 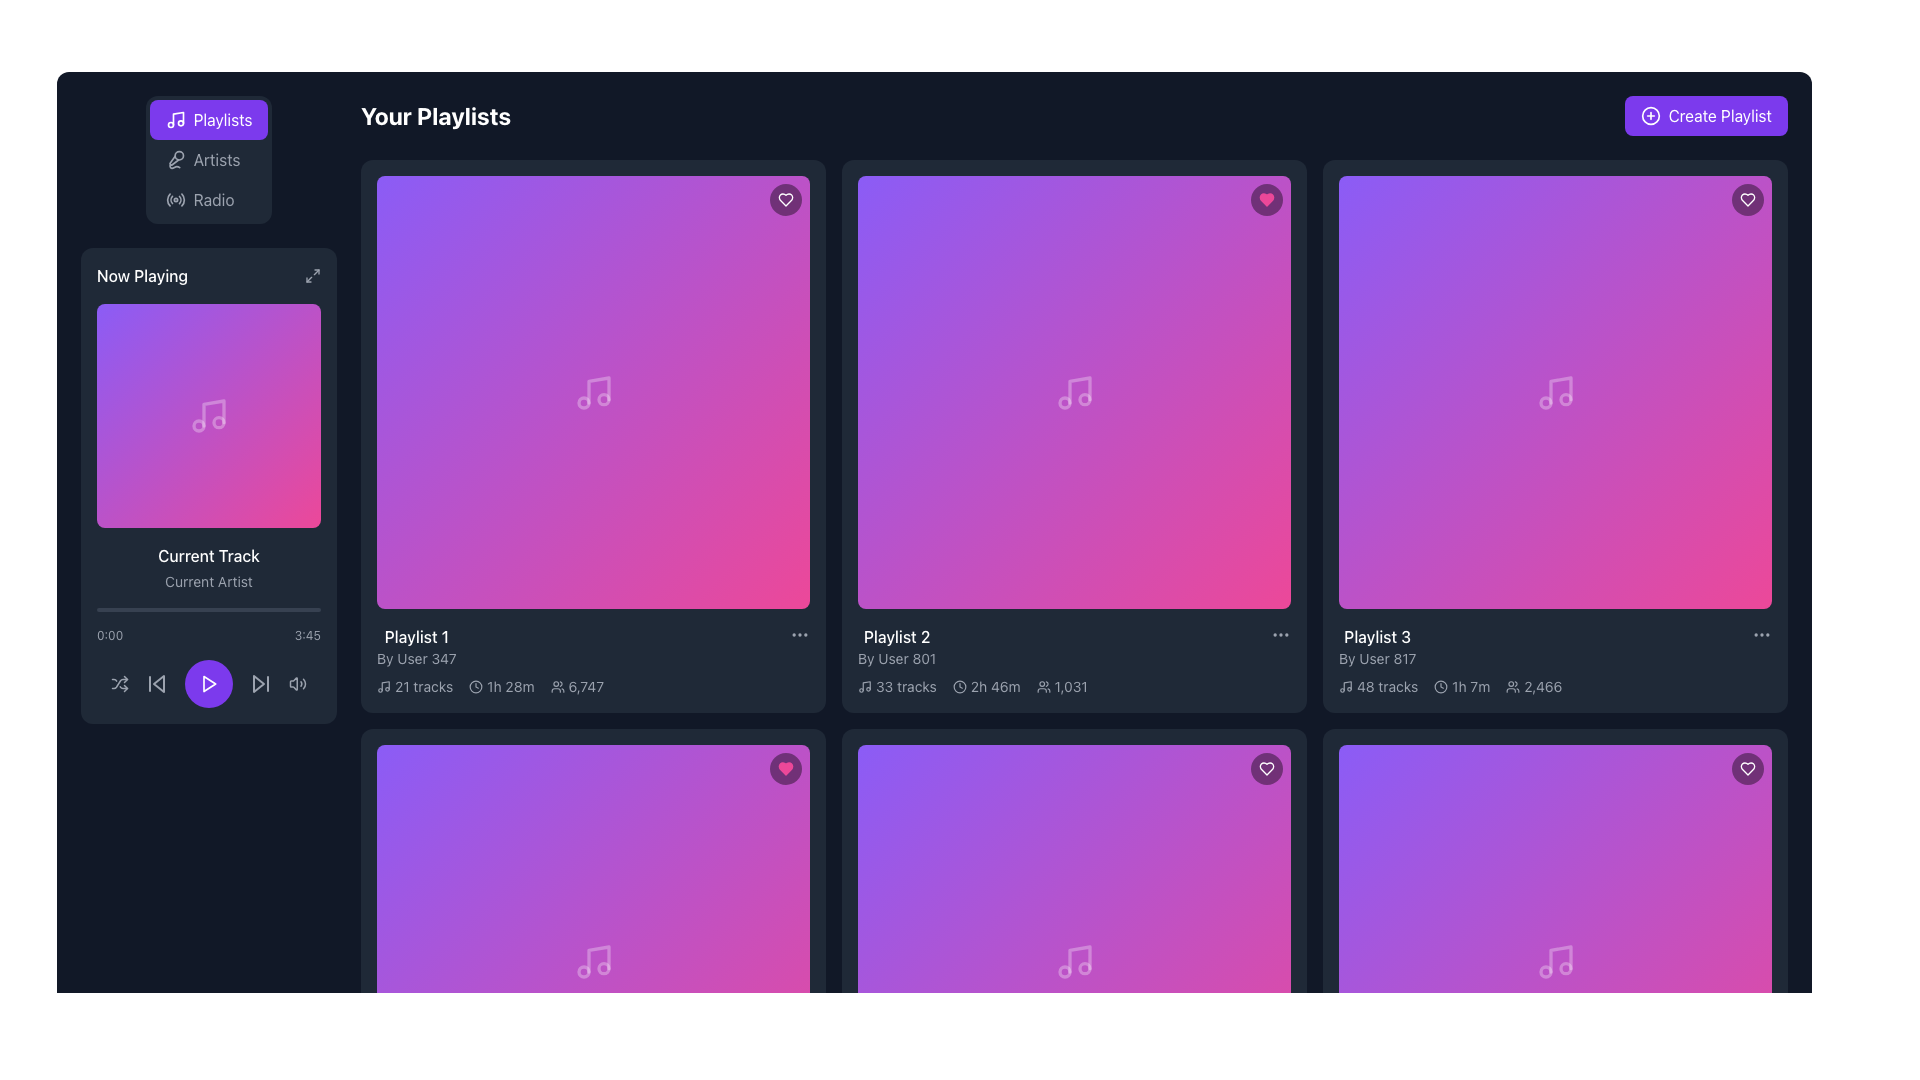 What do you see at coordinates (1266, 200) in the screenshot?
I see `the heart-shaped icon filled with vibrant pink color located at the top-right corner of the 'Playlist 3' card` at bounding box center [1266, 200].